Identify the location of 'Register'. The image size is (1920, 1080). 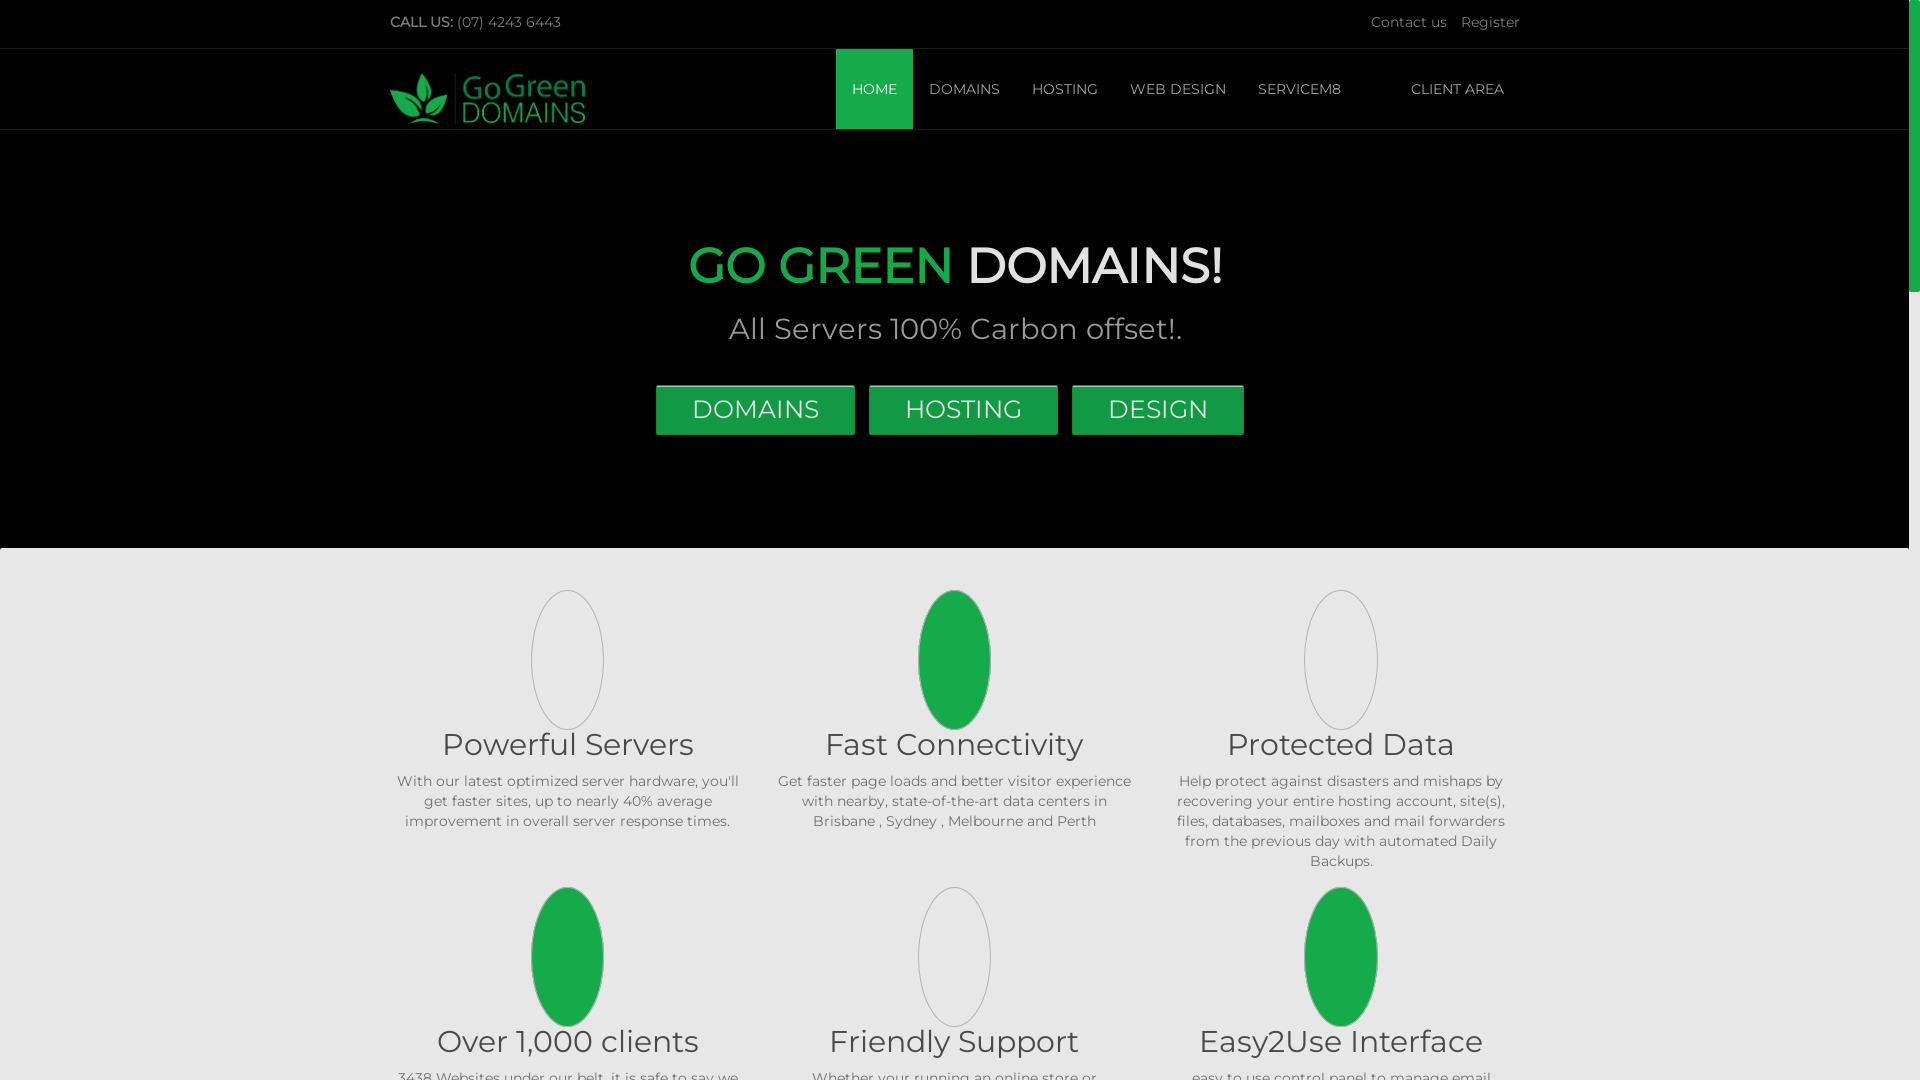
(1489, 22).